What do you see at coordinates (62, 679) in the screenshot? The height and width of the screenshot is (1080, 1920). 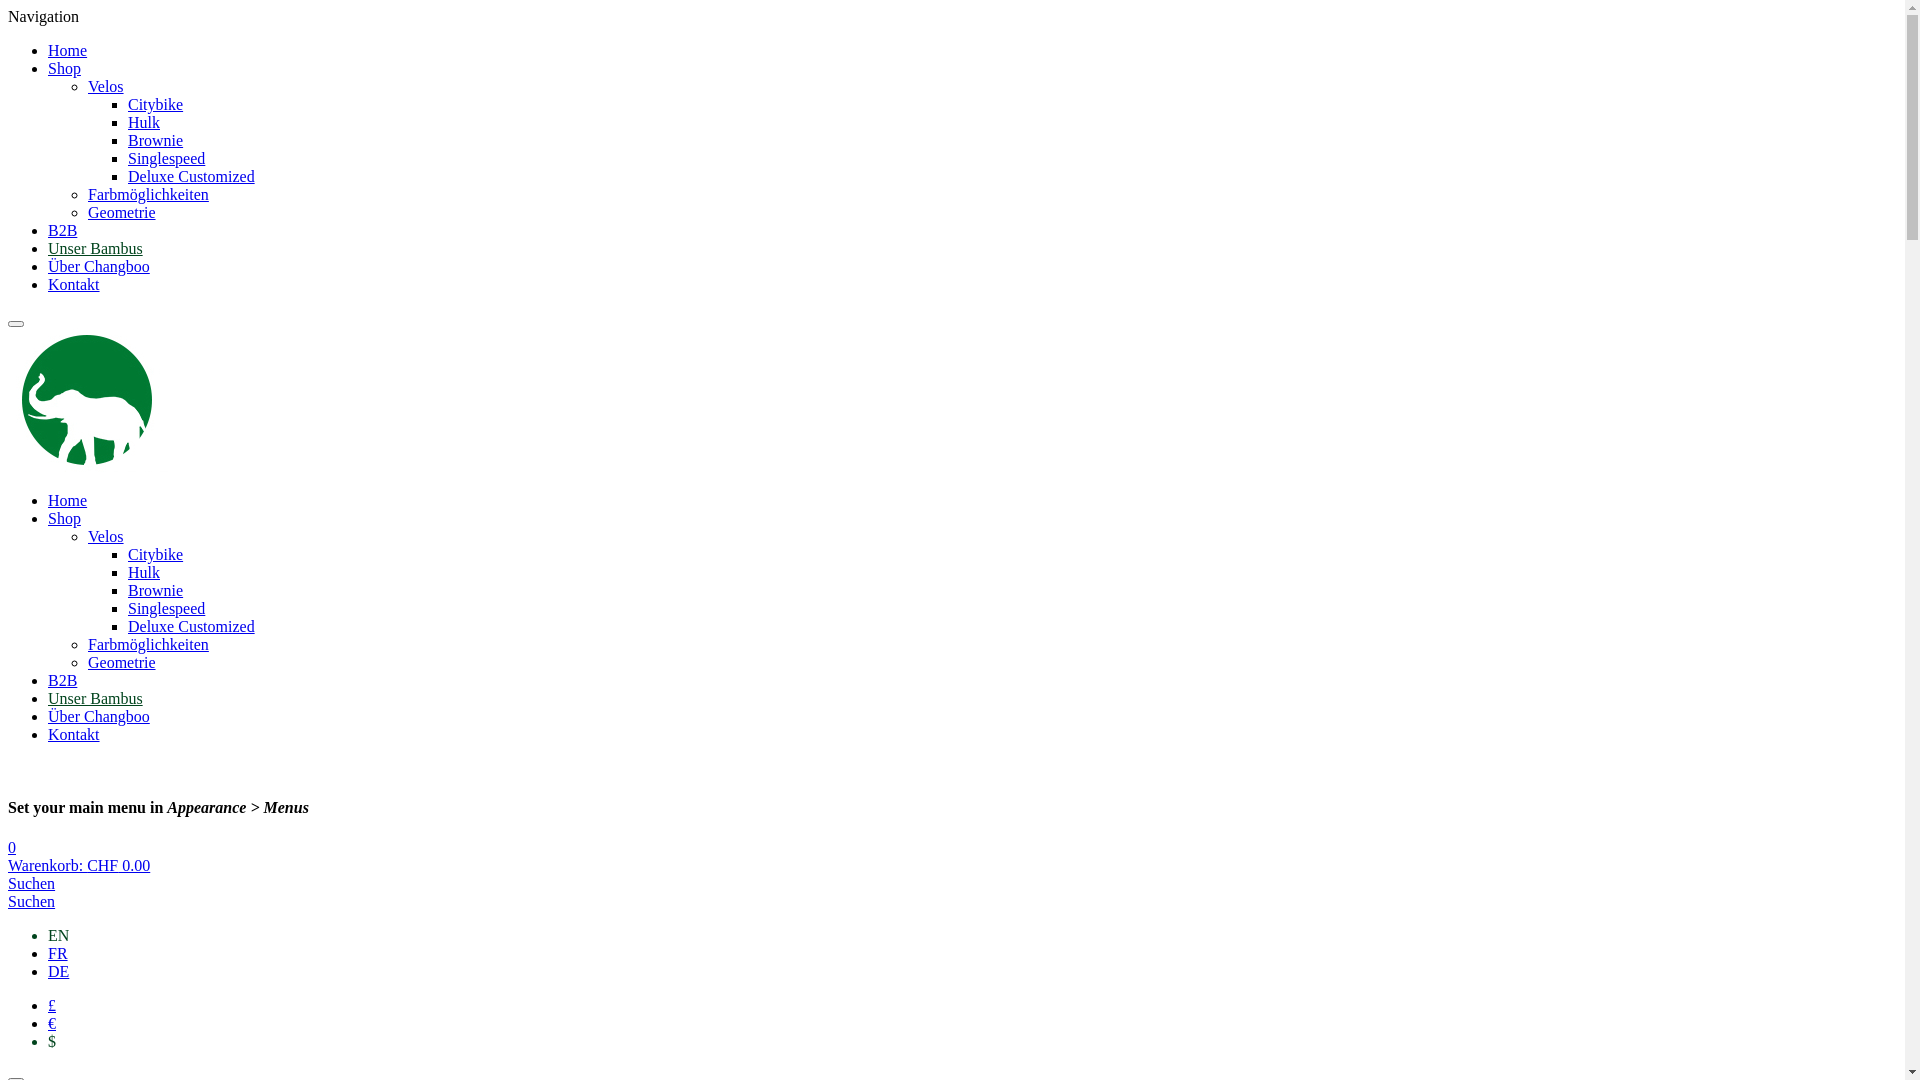 I see `'B2B'` at bounding box center [62, 679].